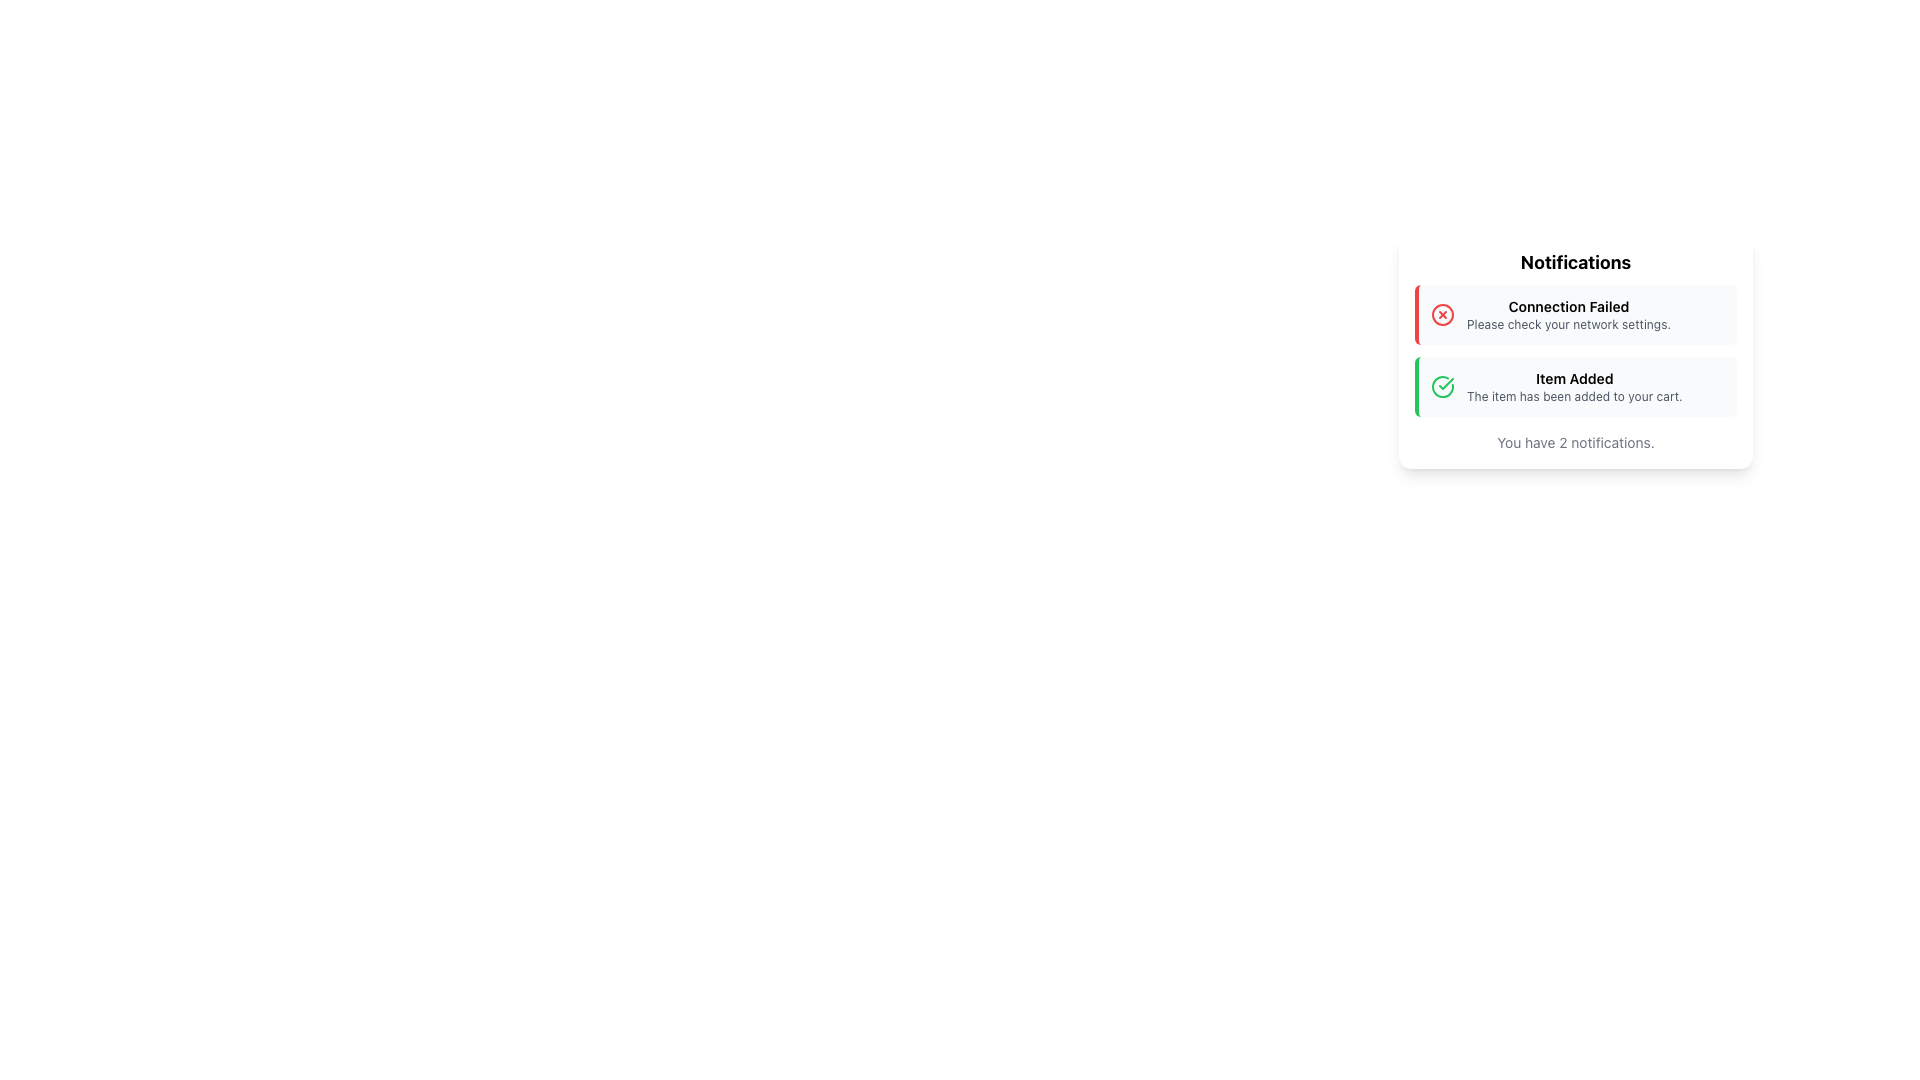 The image size is (1920, 1080). I want to click on text displayed in the Text Label that says 'You have 2 notifications.', which is styled in a small gray font and positioned underneath two notification cards, so click(1574, 434).